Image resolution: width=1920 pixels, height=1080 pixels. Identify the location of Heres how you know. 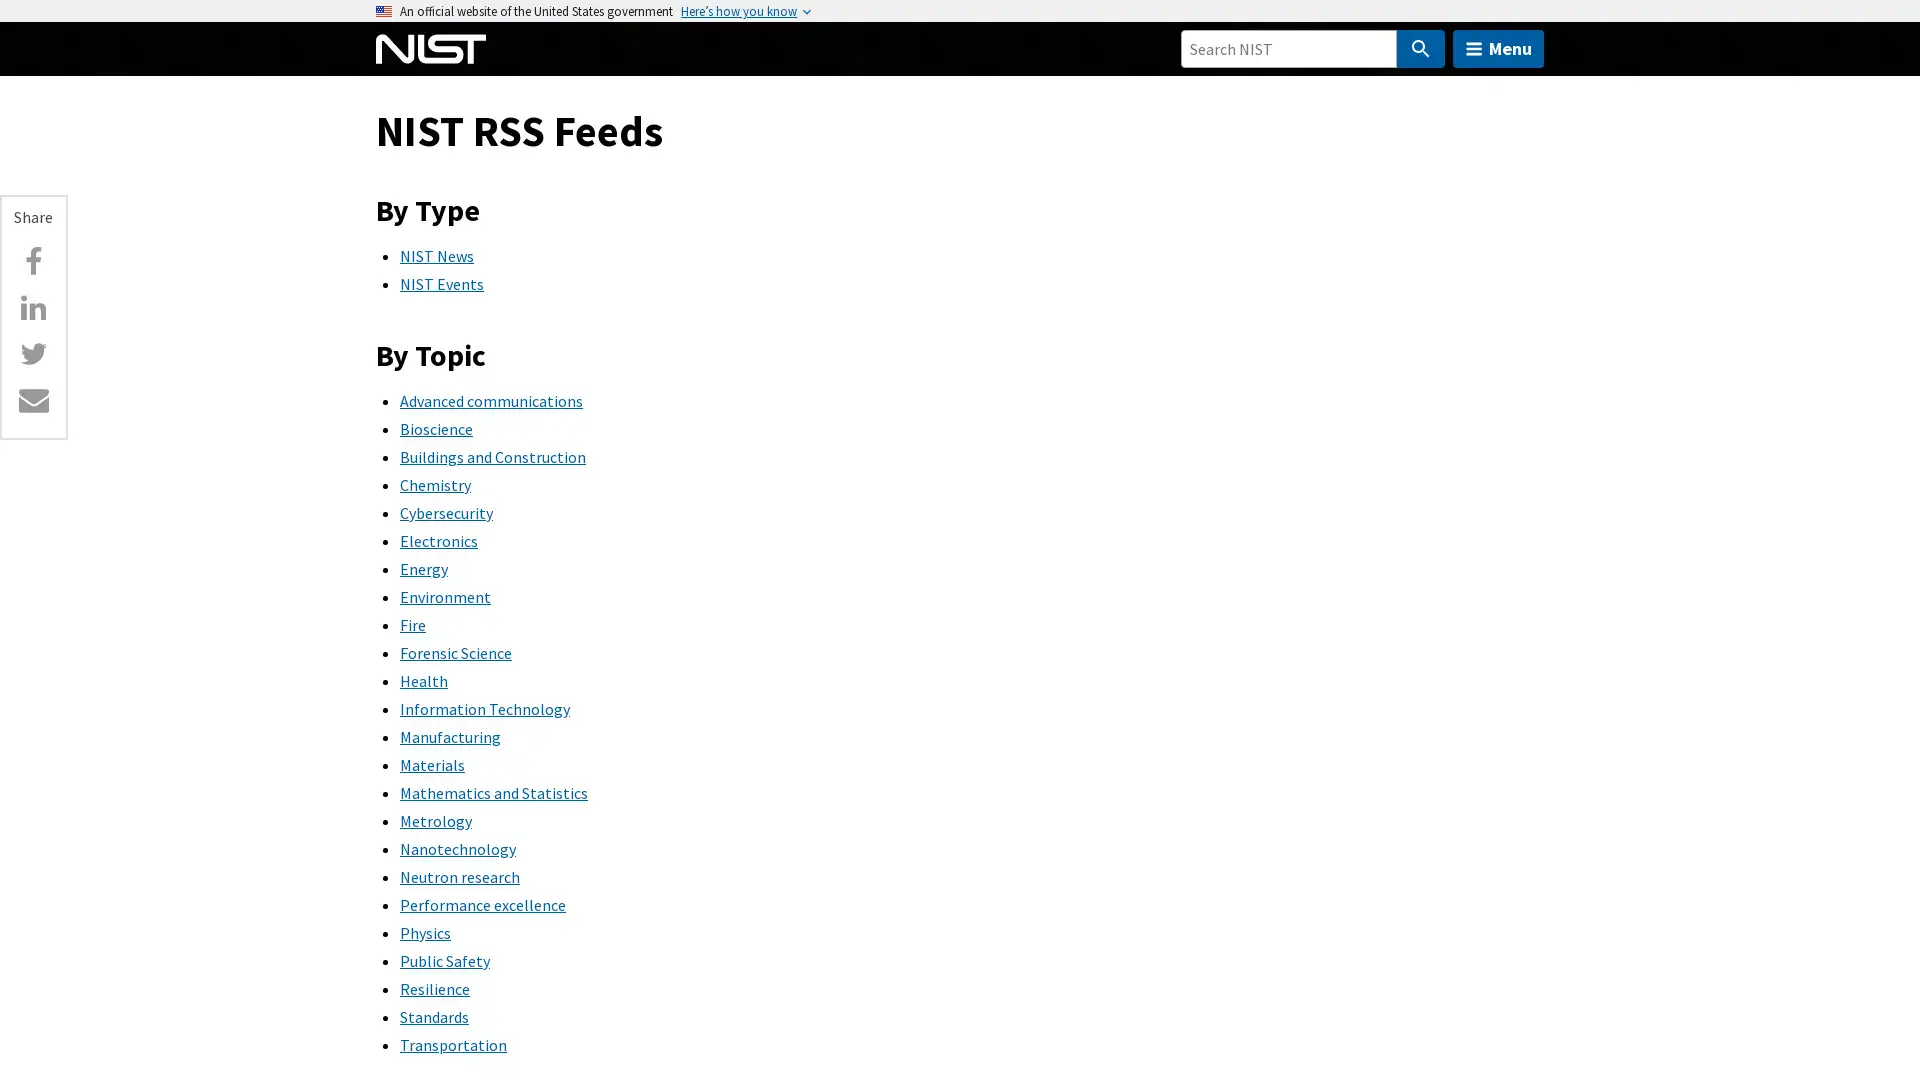
(738, 11).